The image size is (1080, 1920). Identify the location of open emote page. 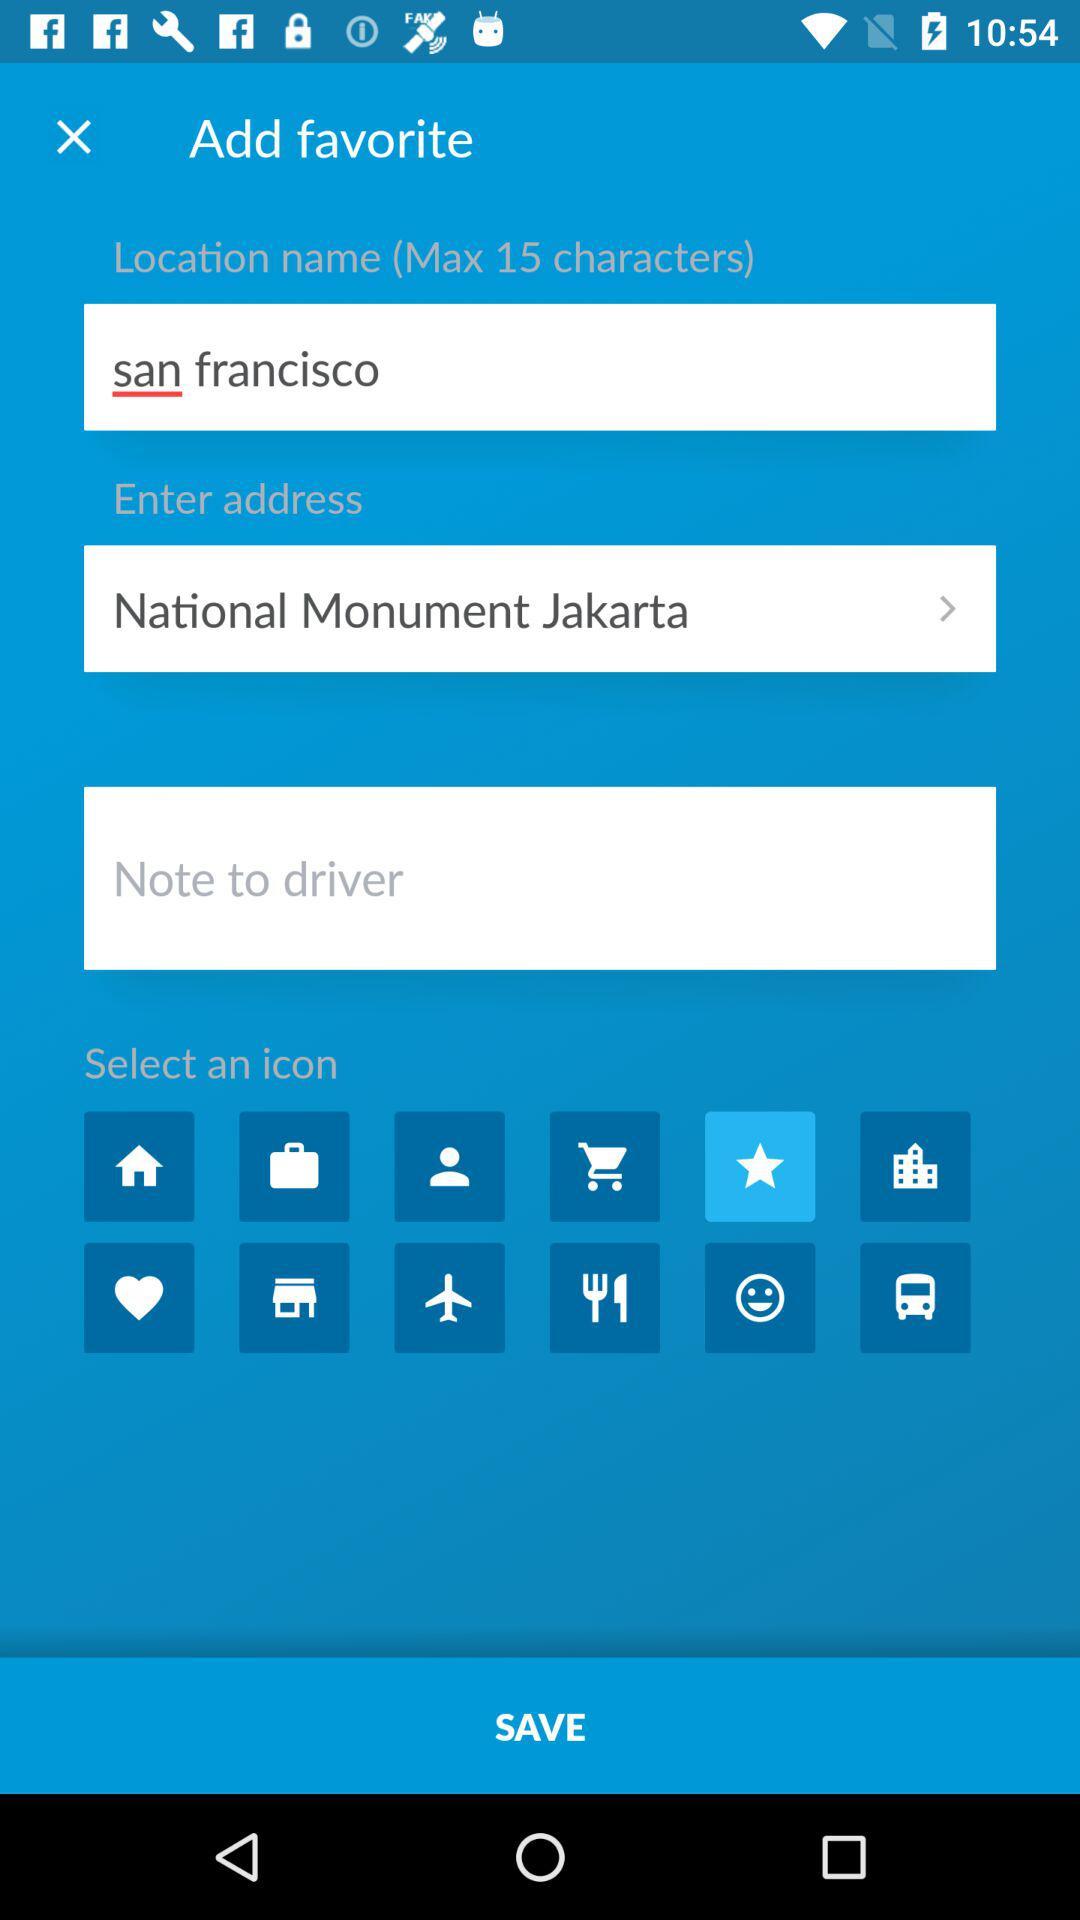
(760, 1297).